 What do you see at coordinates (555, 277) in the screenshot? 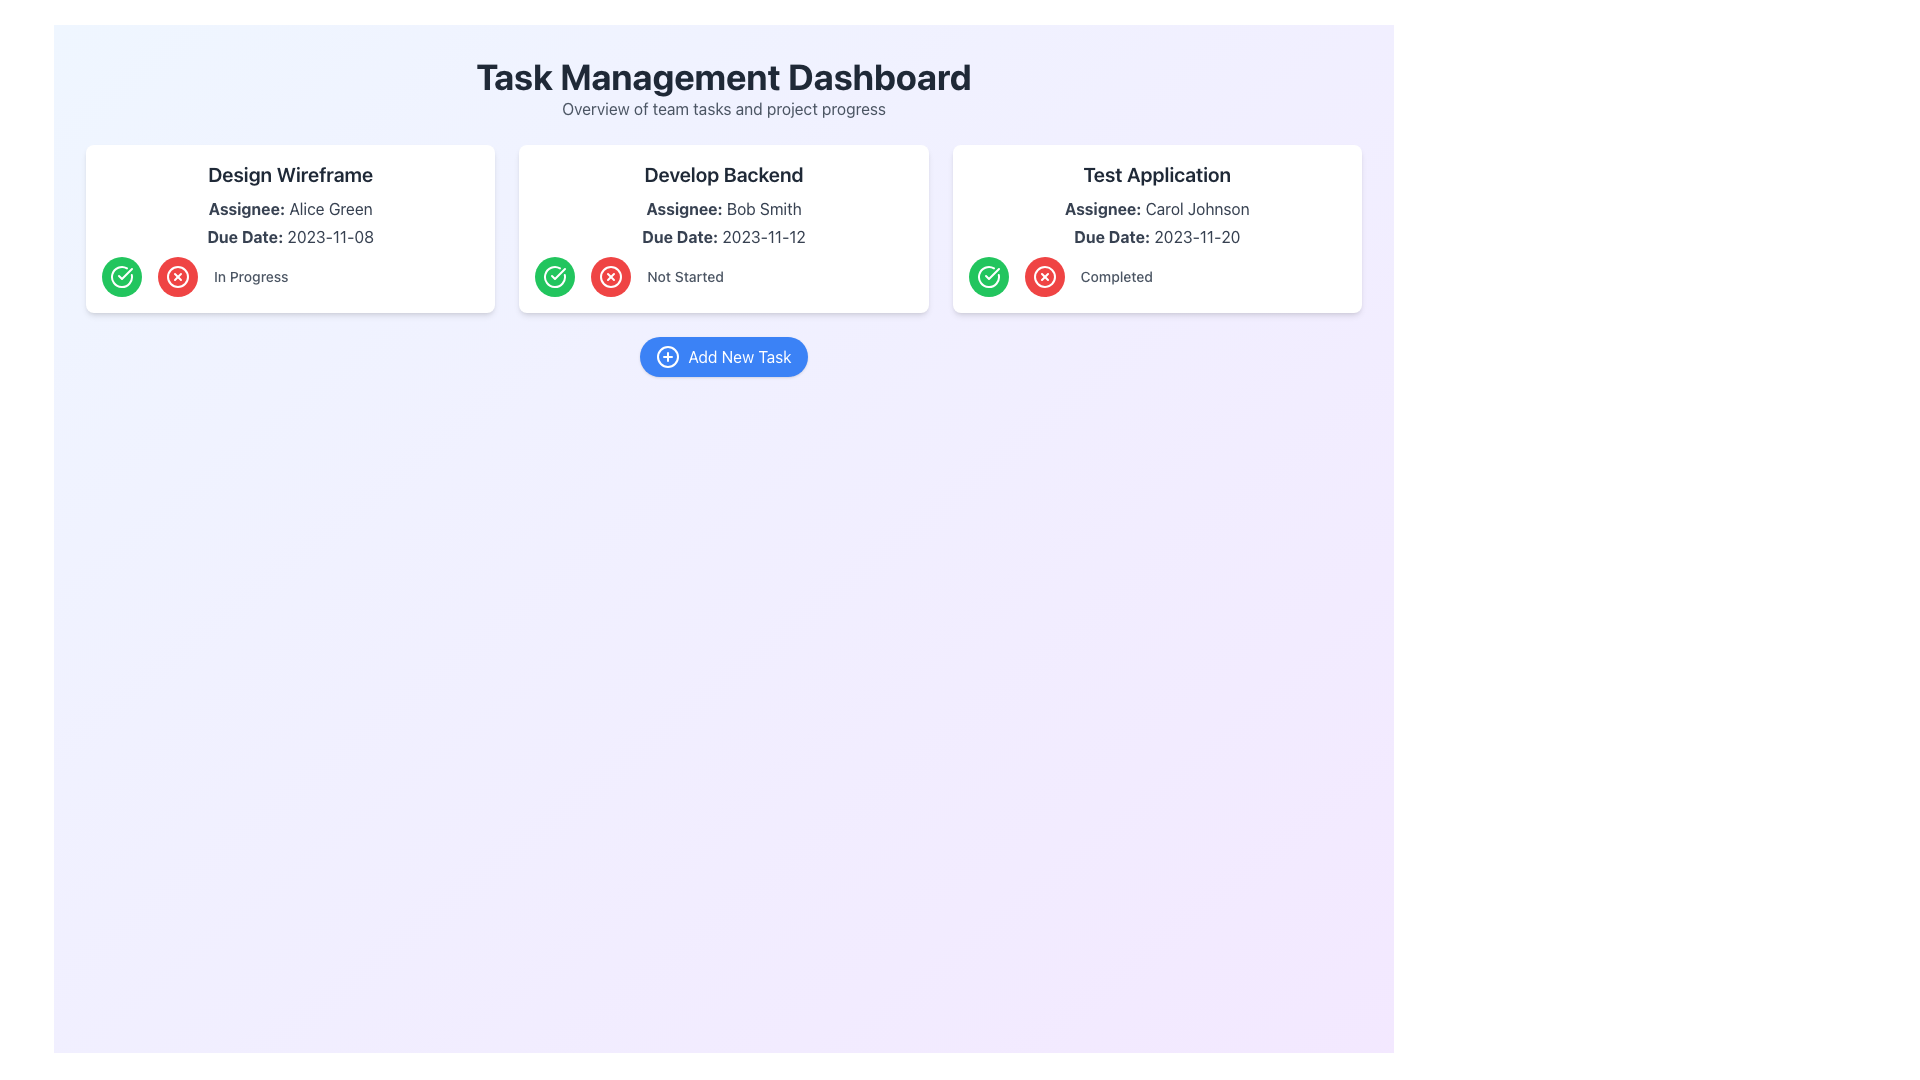
I see `the green outlined circular icon with a tick mark, located in the 'Develop Backend' task card` at bounding box center [555, 277].